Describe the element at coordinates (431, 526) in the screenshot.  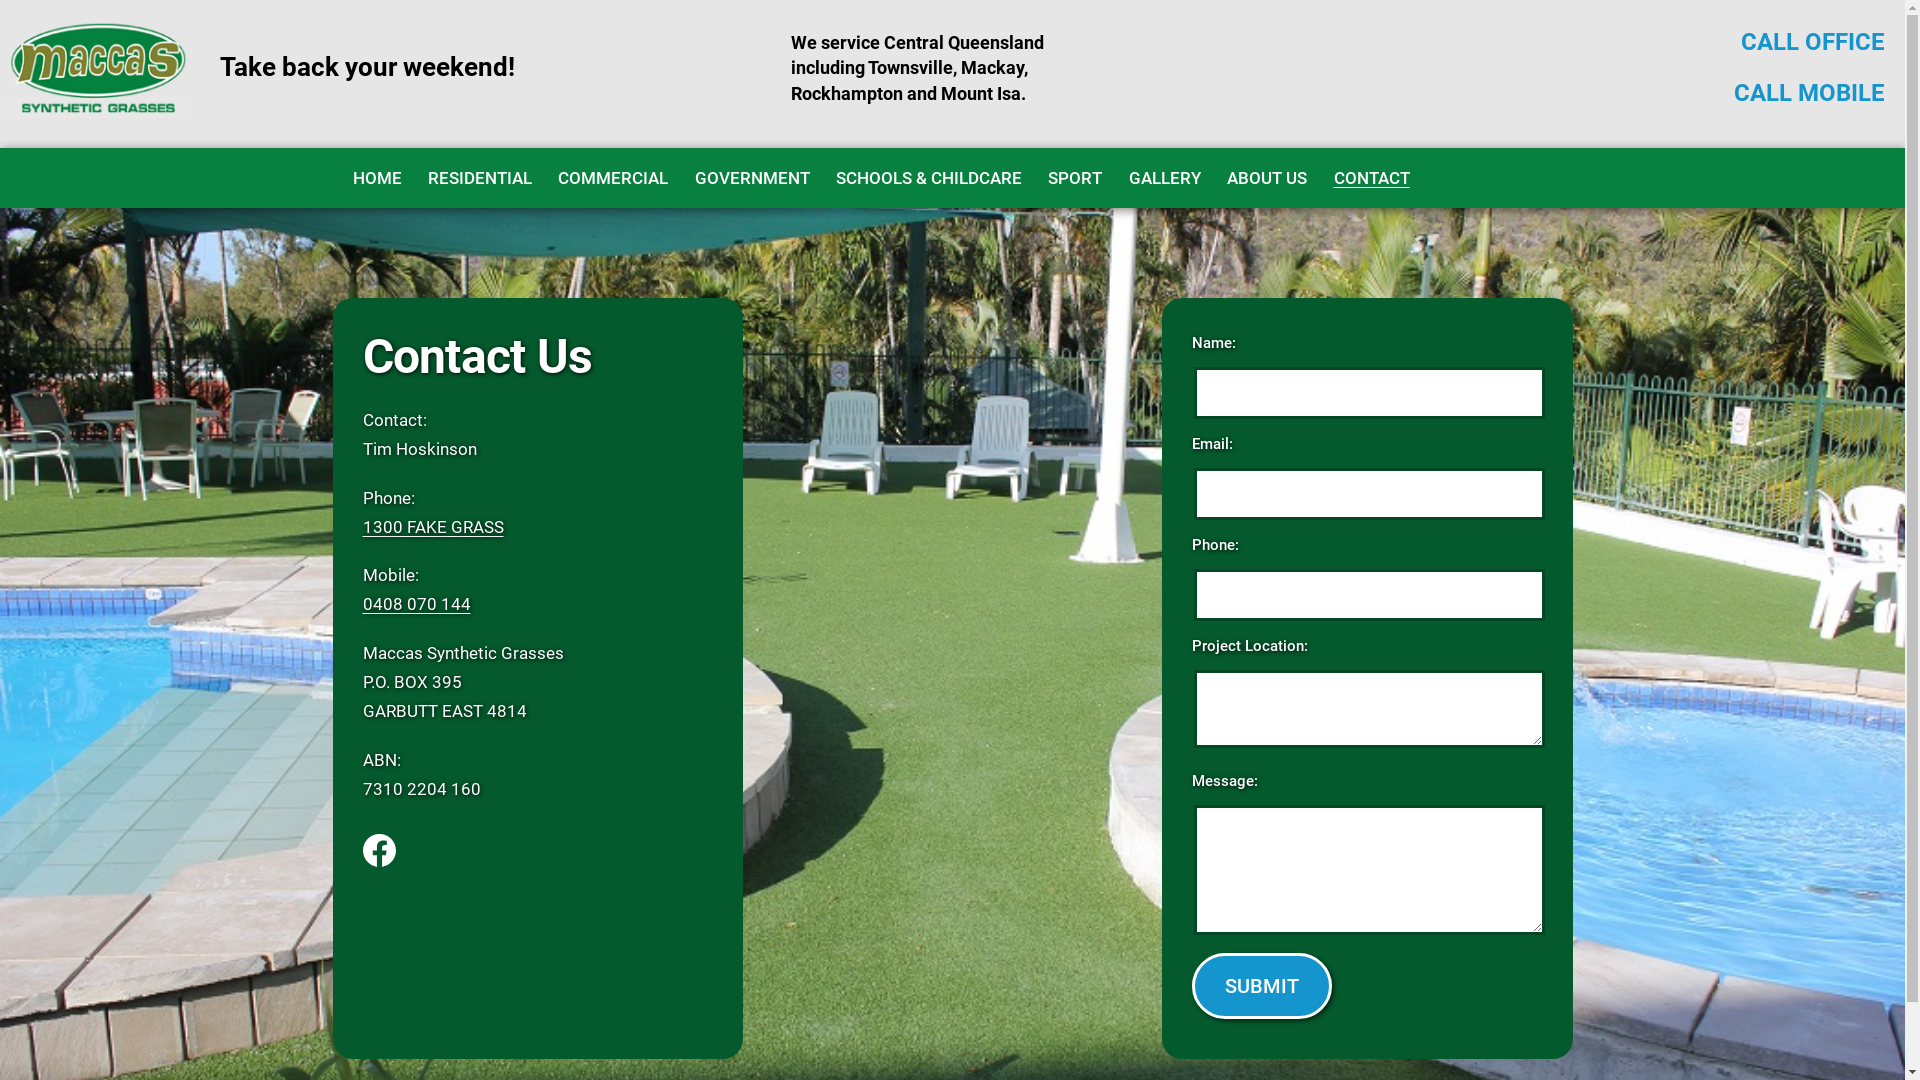
I see `'1300 FAKE GRASS'` at that location.